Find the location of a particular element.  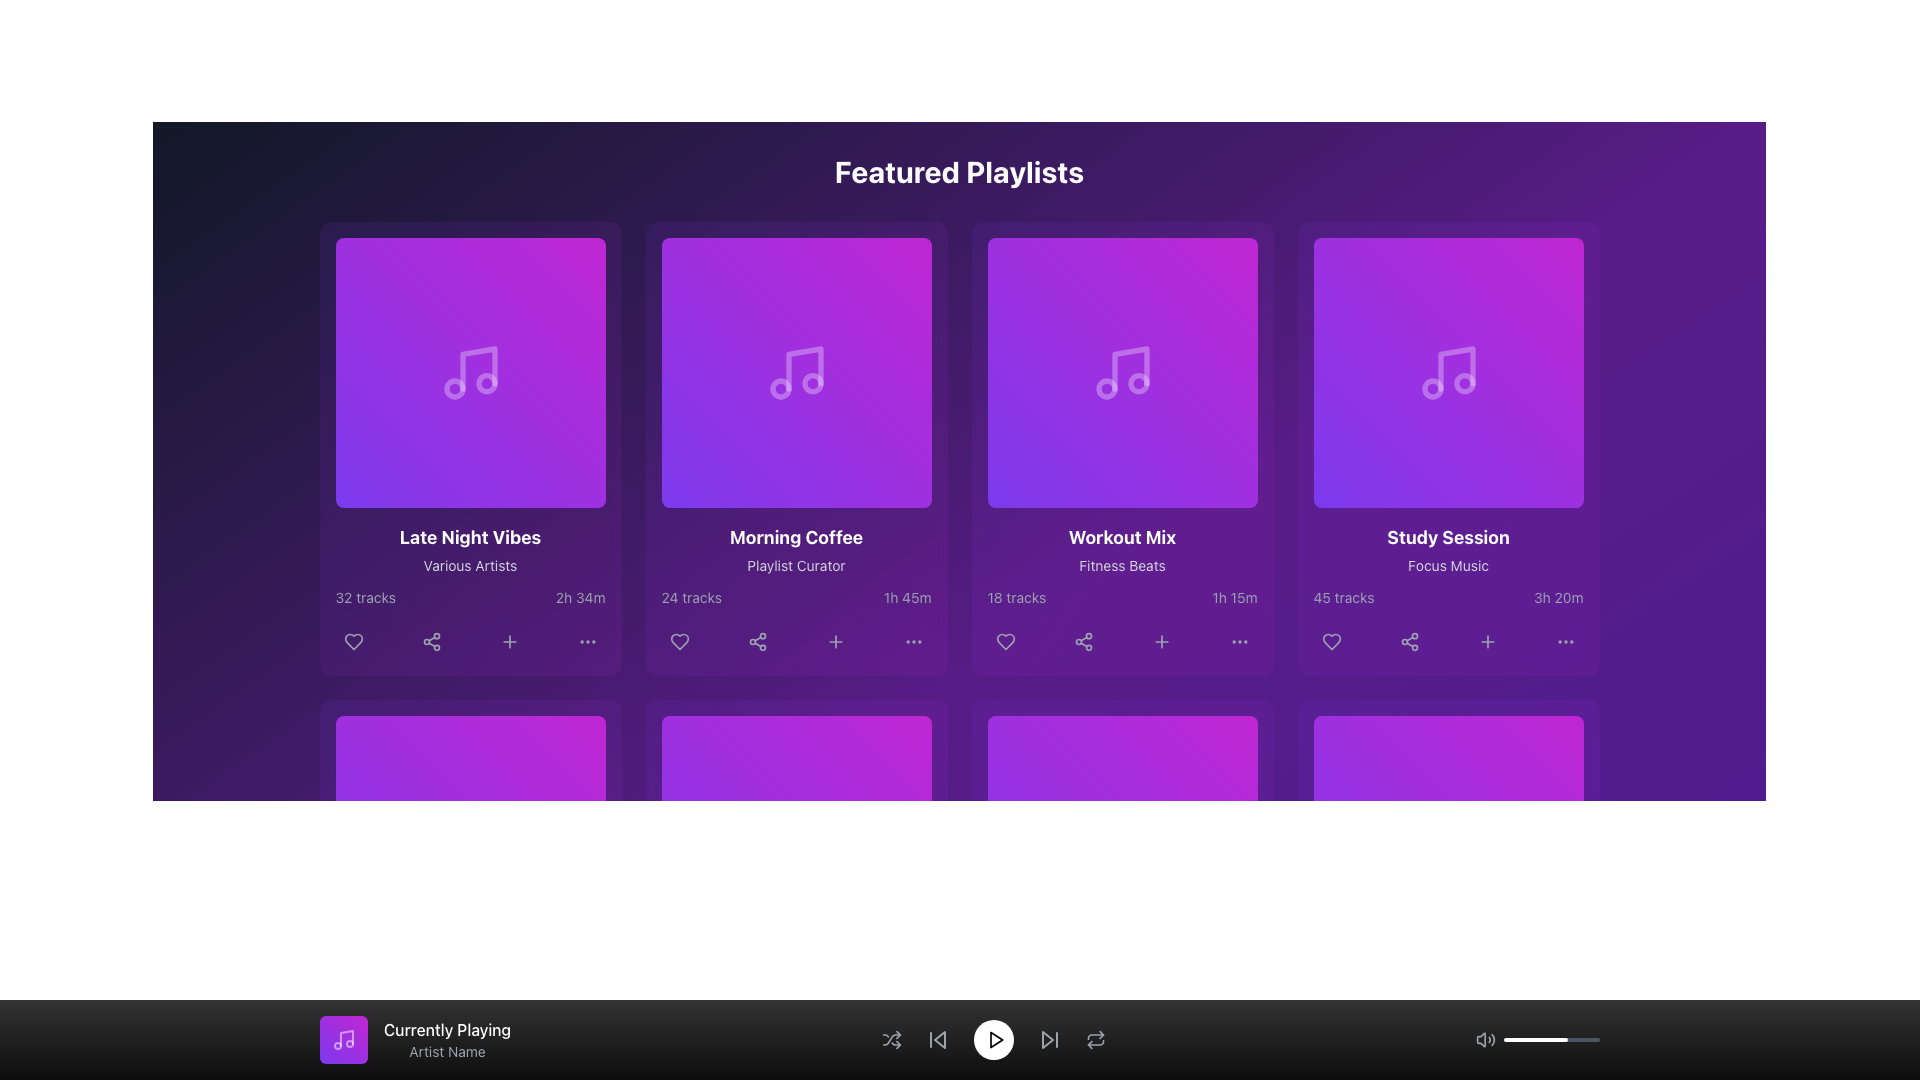

the share button icon that resembles a network of nodes, located in the bottom row of control icons of the 'Workout Mix' playlist card, specifically the second icon from the left is located at coordinates (1082, 641).